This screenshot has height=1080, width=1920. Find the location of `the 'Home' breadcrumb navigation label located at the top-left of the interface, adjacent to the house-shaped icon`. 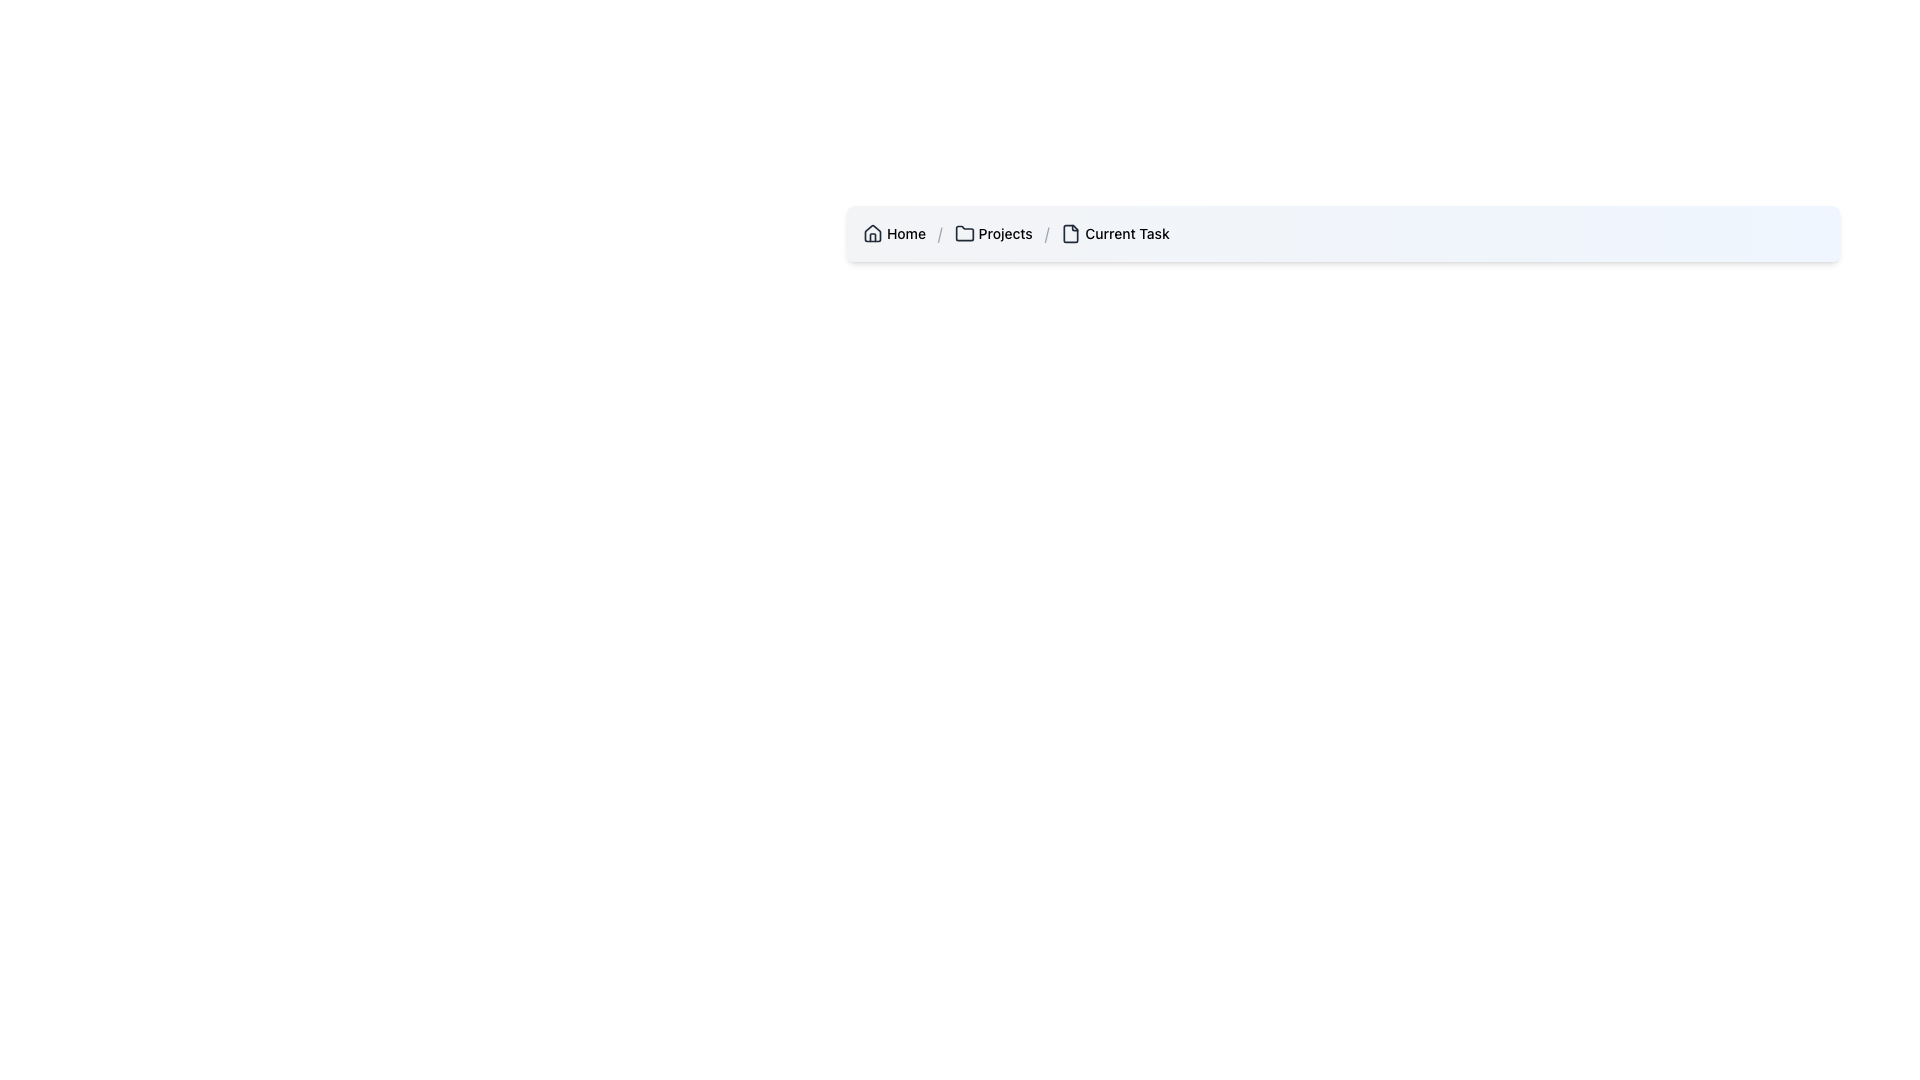

the 'Home' breadcrumb navigation label located at the top-left of the interface, adjacent to the house-shaped icon is located at coordinates (905, 233).